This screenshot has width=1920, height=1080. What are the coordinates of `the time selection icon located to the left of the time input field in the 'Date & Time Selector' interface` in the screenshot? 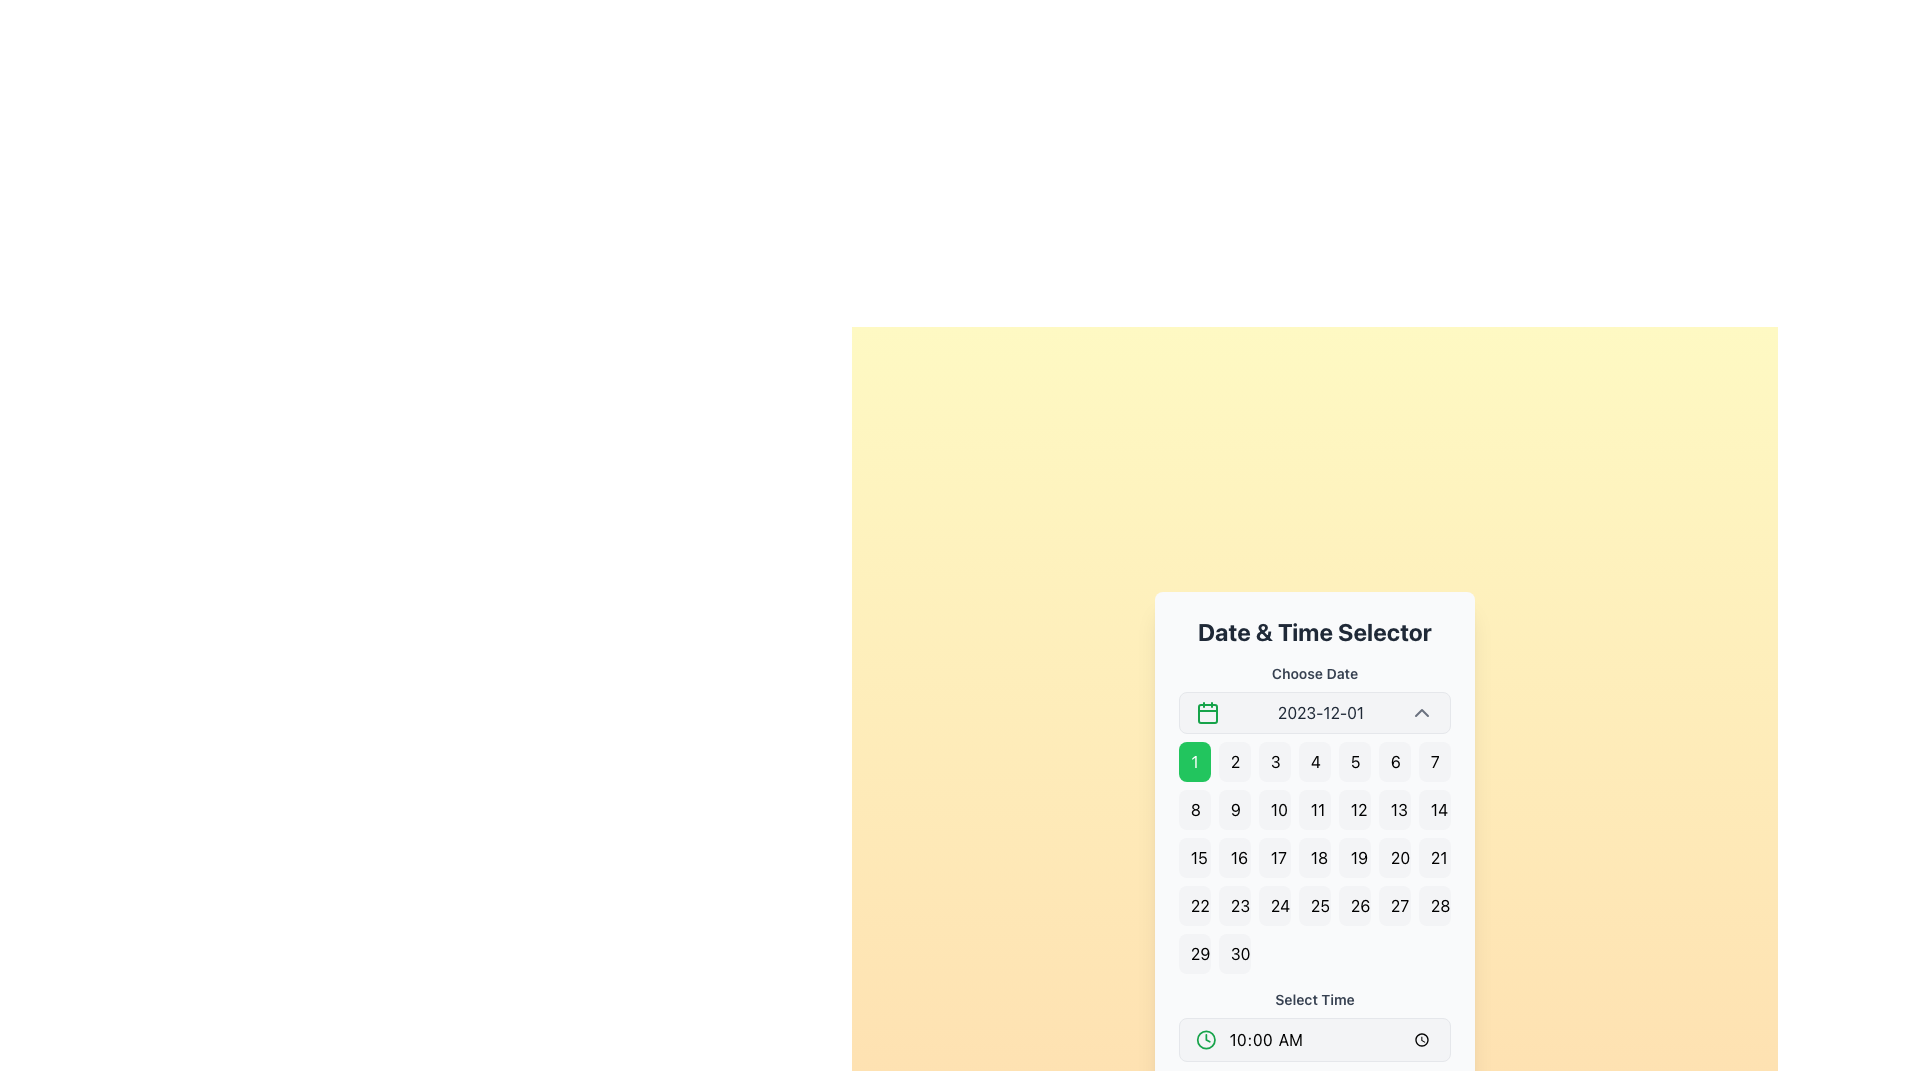 It's located at (1205, 1039).